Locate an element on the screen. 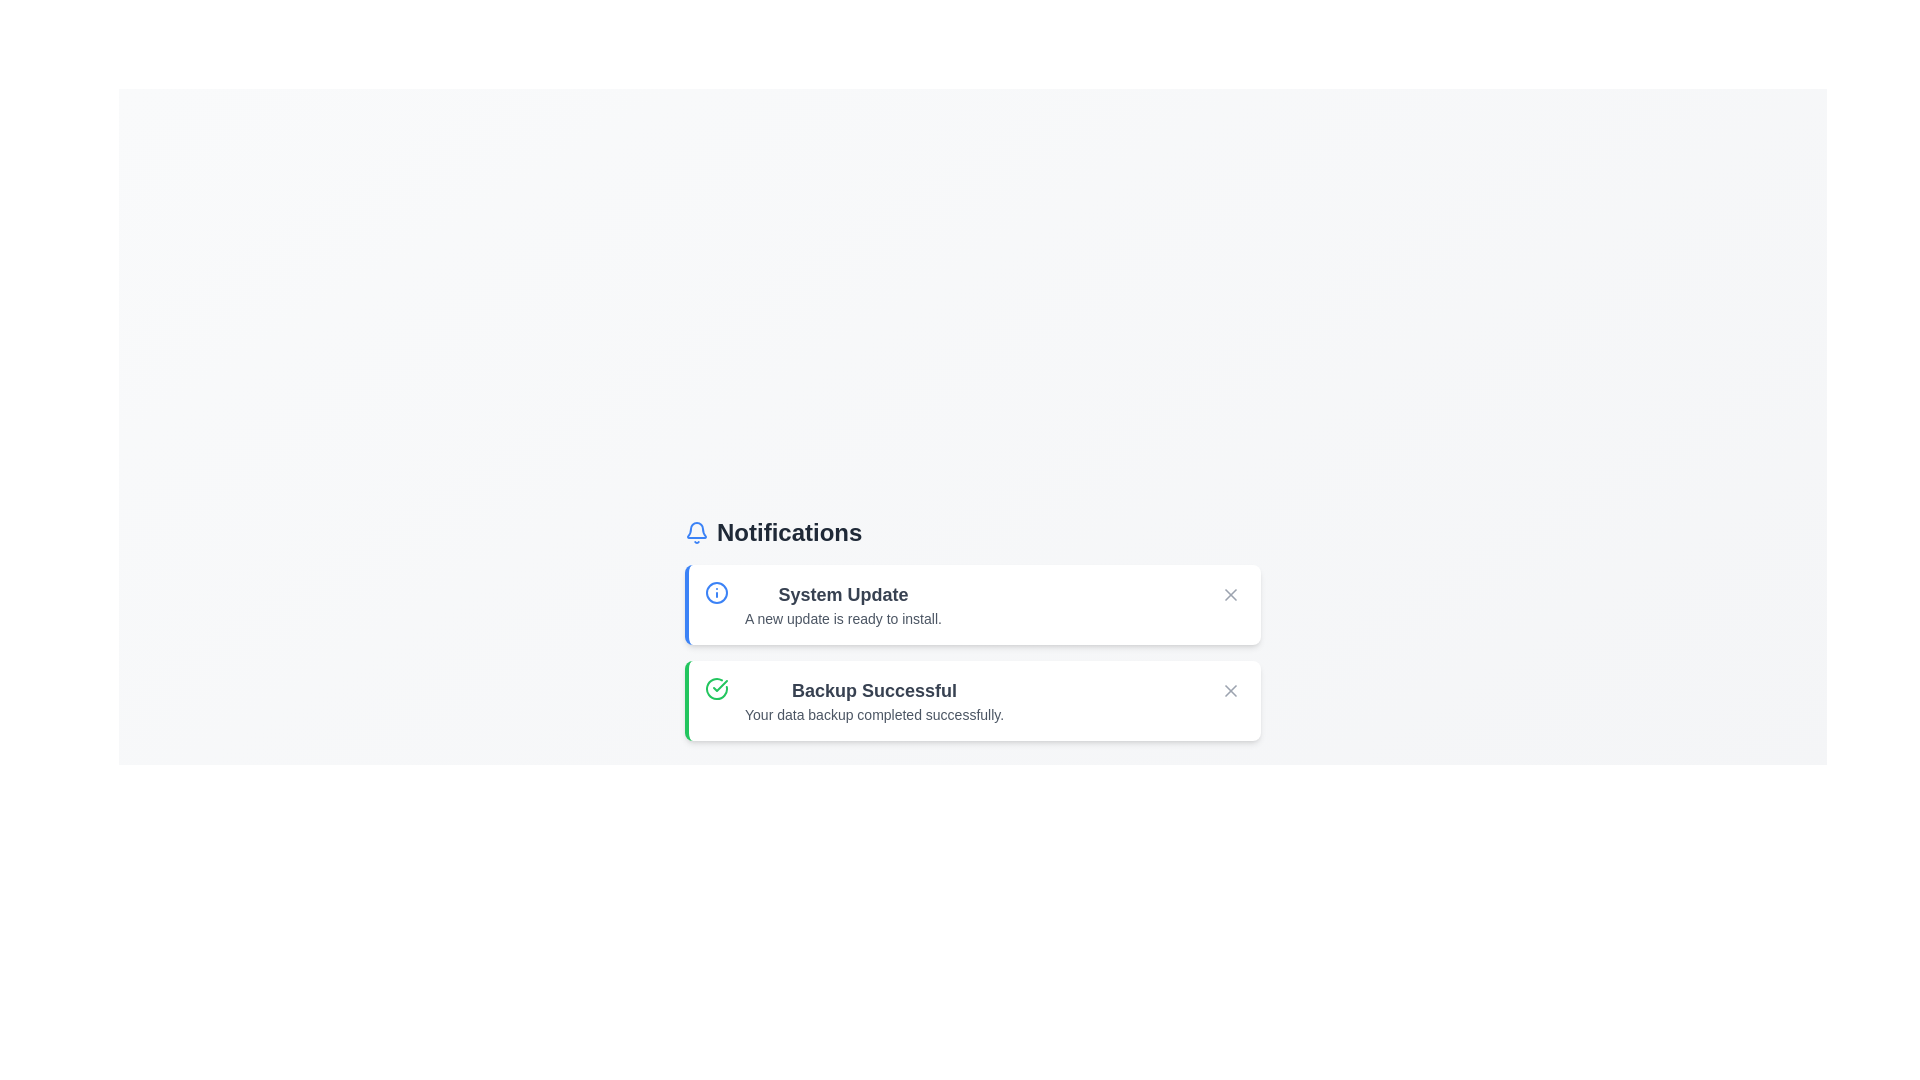  the green checkmark icon within the 'Backup Successful' notification card, which is styled as a circular badge is located at coordinates (720, 685).